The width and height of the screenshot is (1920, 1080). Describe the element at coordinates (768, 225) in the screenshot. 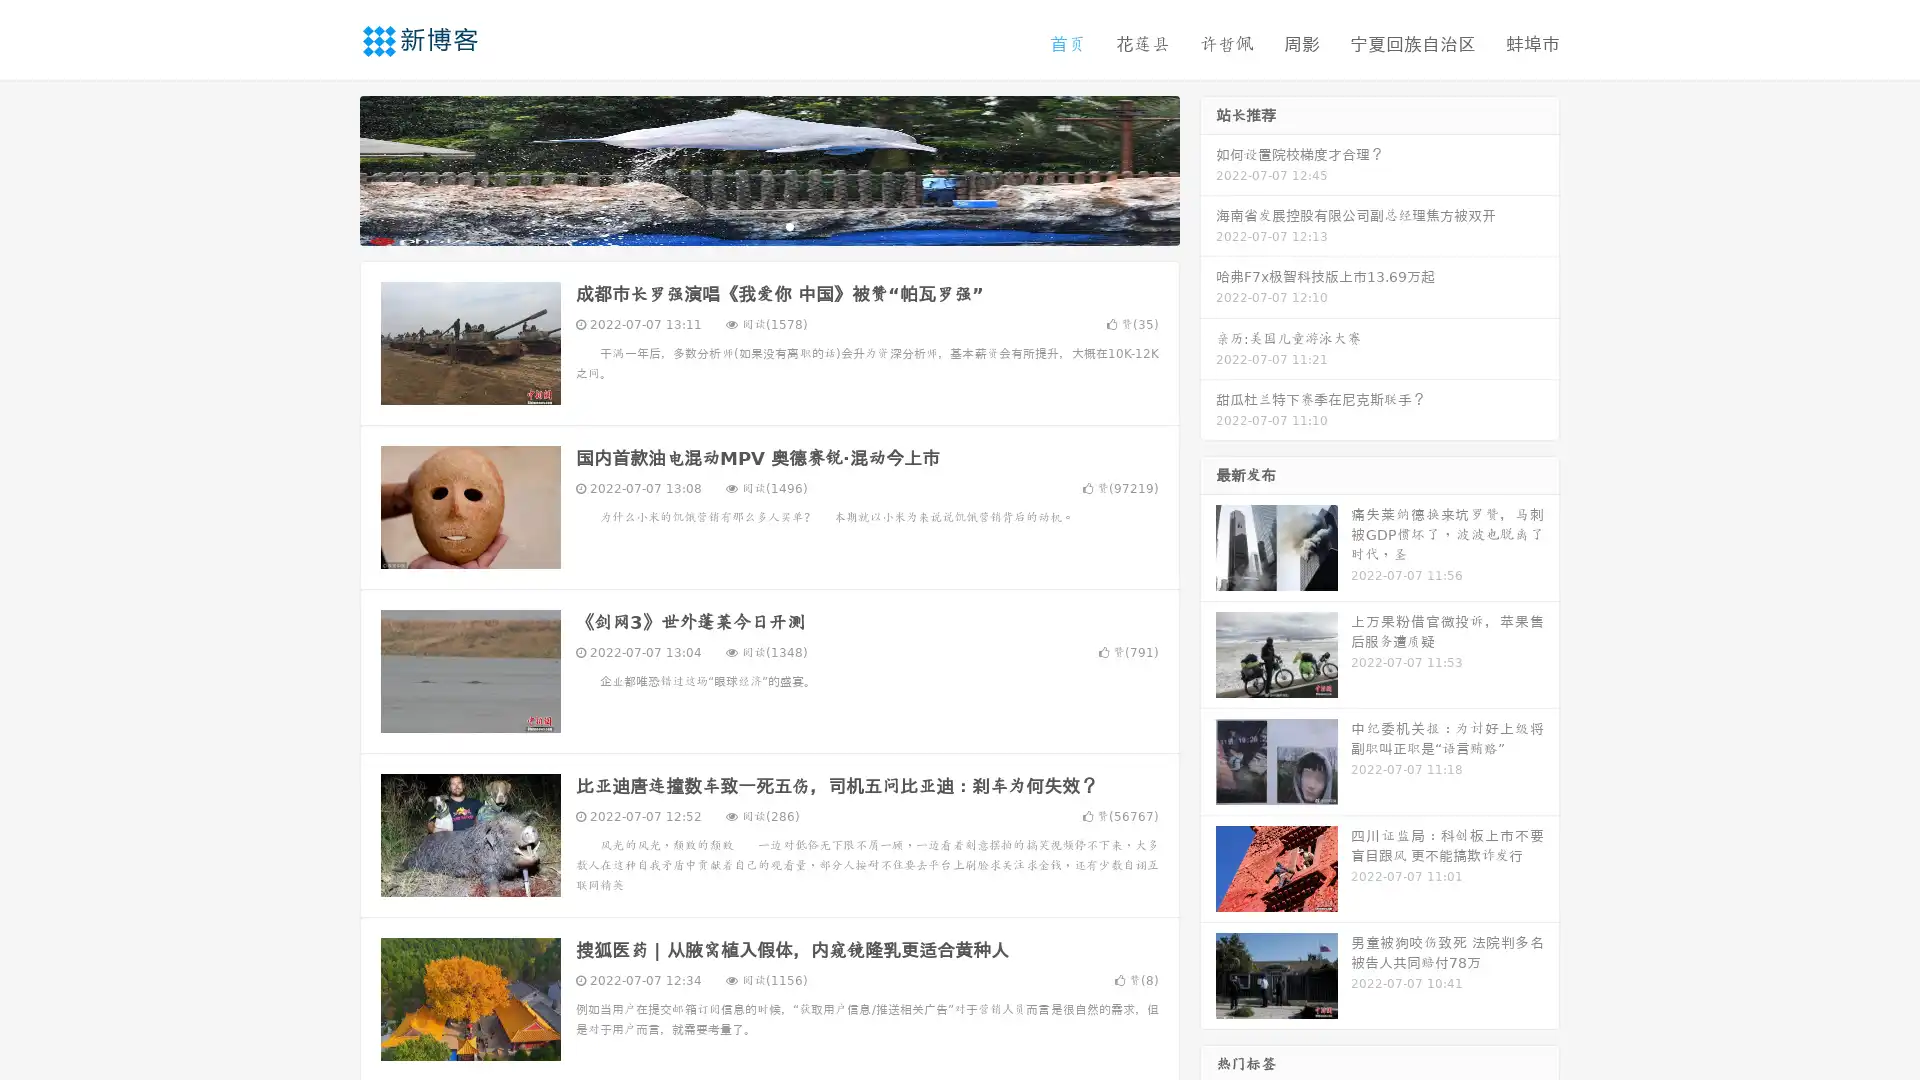

I see `Go to slide 2` at that location.